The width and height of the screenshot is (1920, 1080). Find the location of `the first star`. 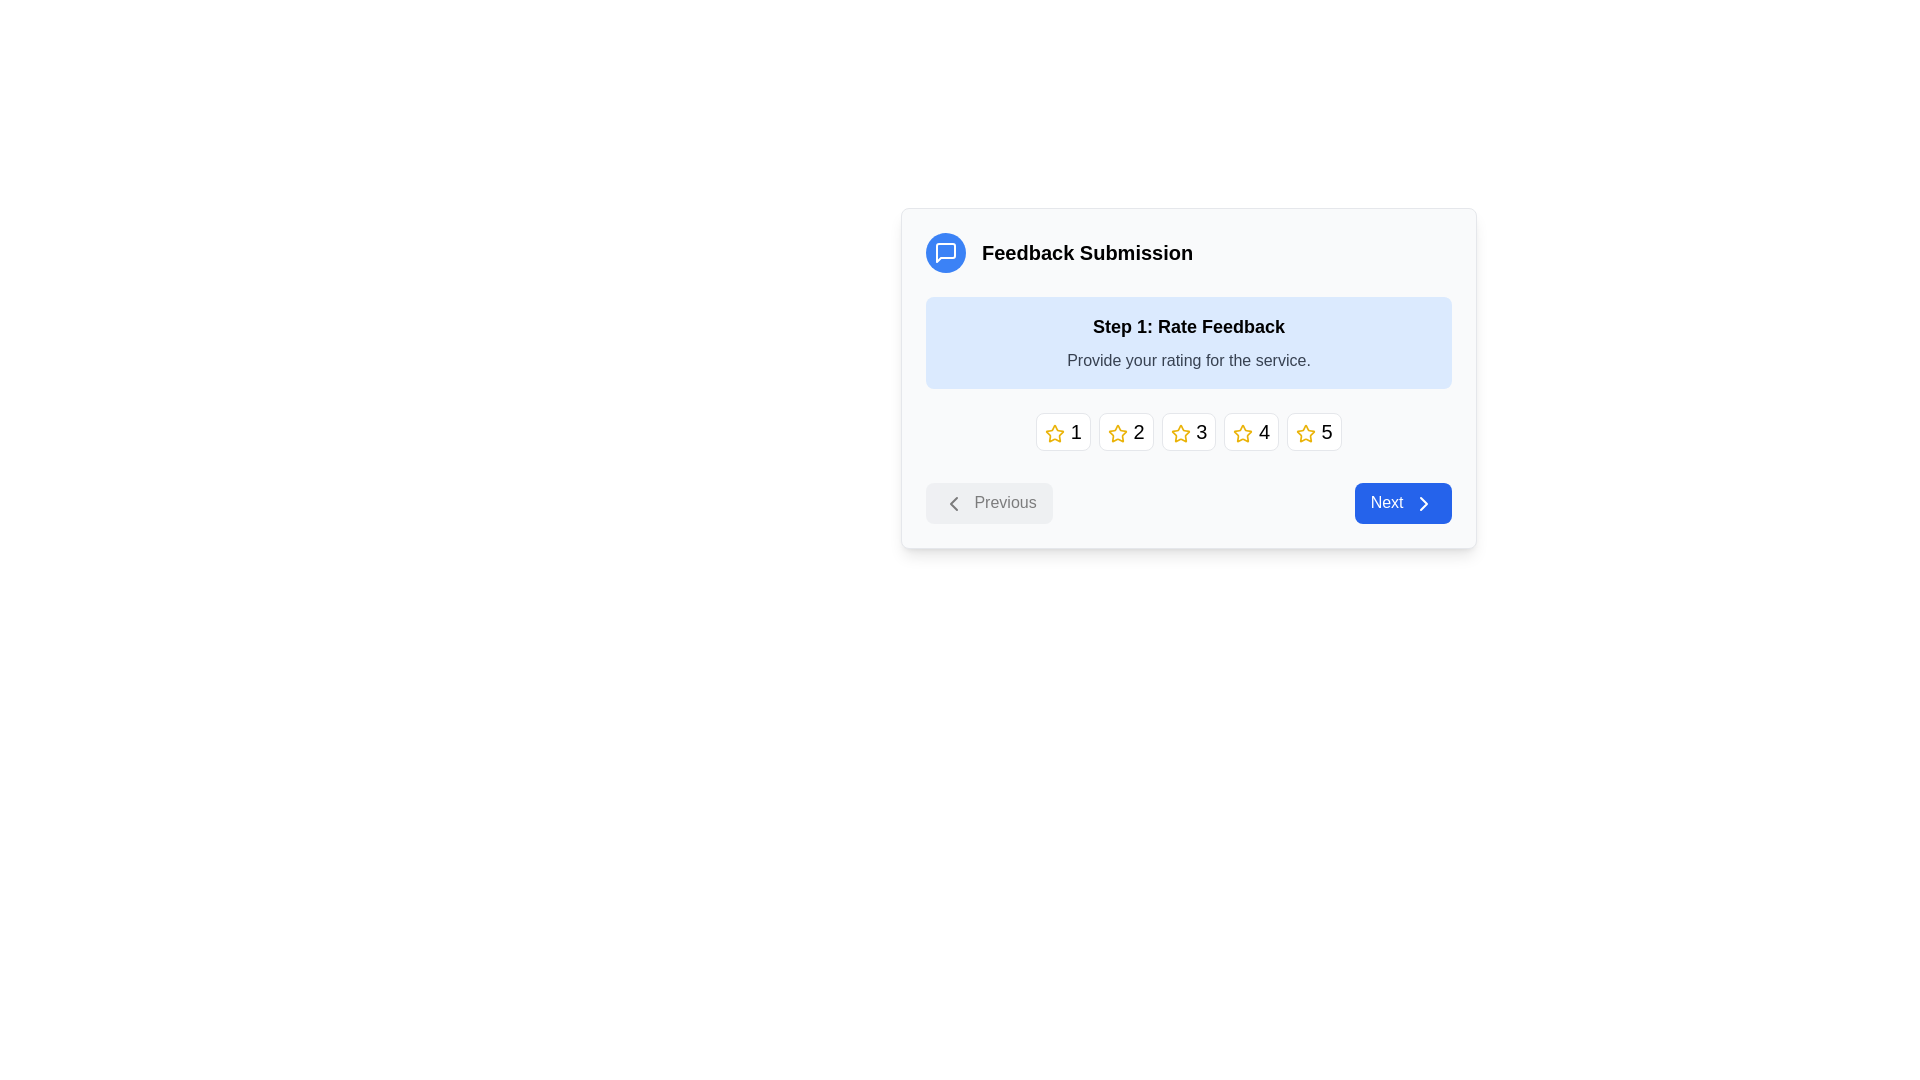

the first star is located at coordinates (1054, 432).